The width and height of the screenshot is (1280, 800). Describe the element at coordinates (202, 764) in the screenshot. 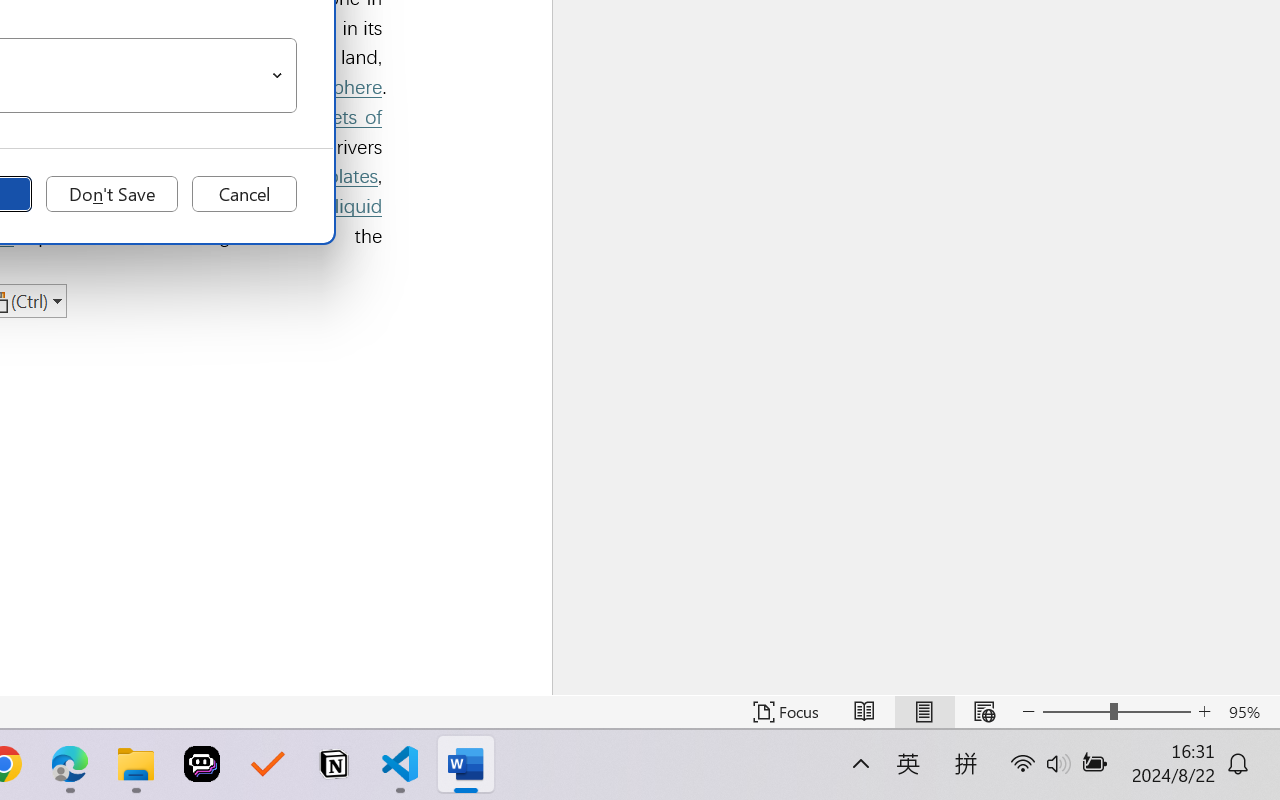

I see `'Poe'` at that location.